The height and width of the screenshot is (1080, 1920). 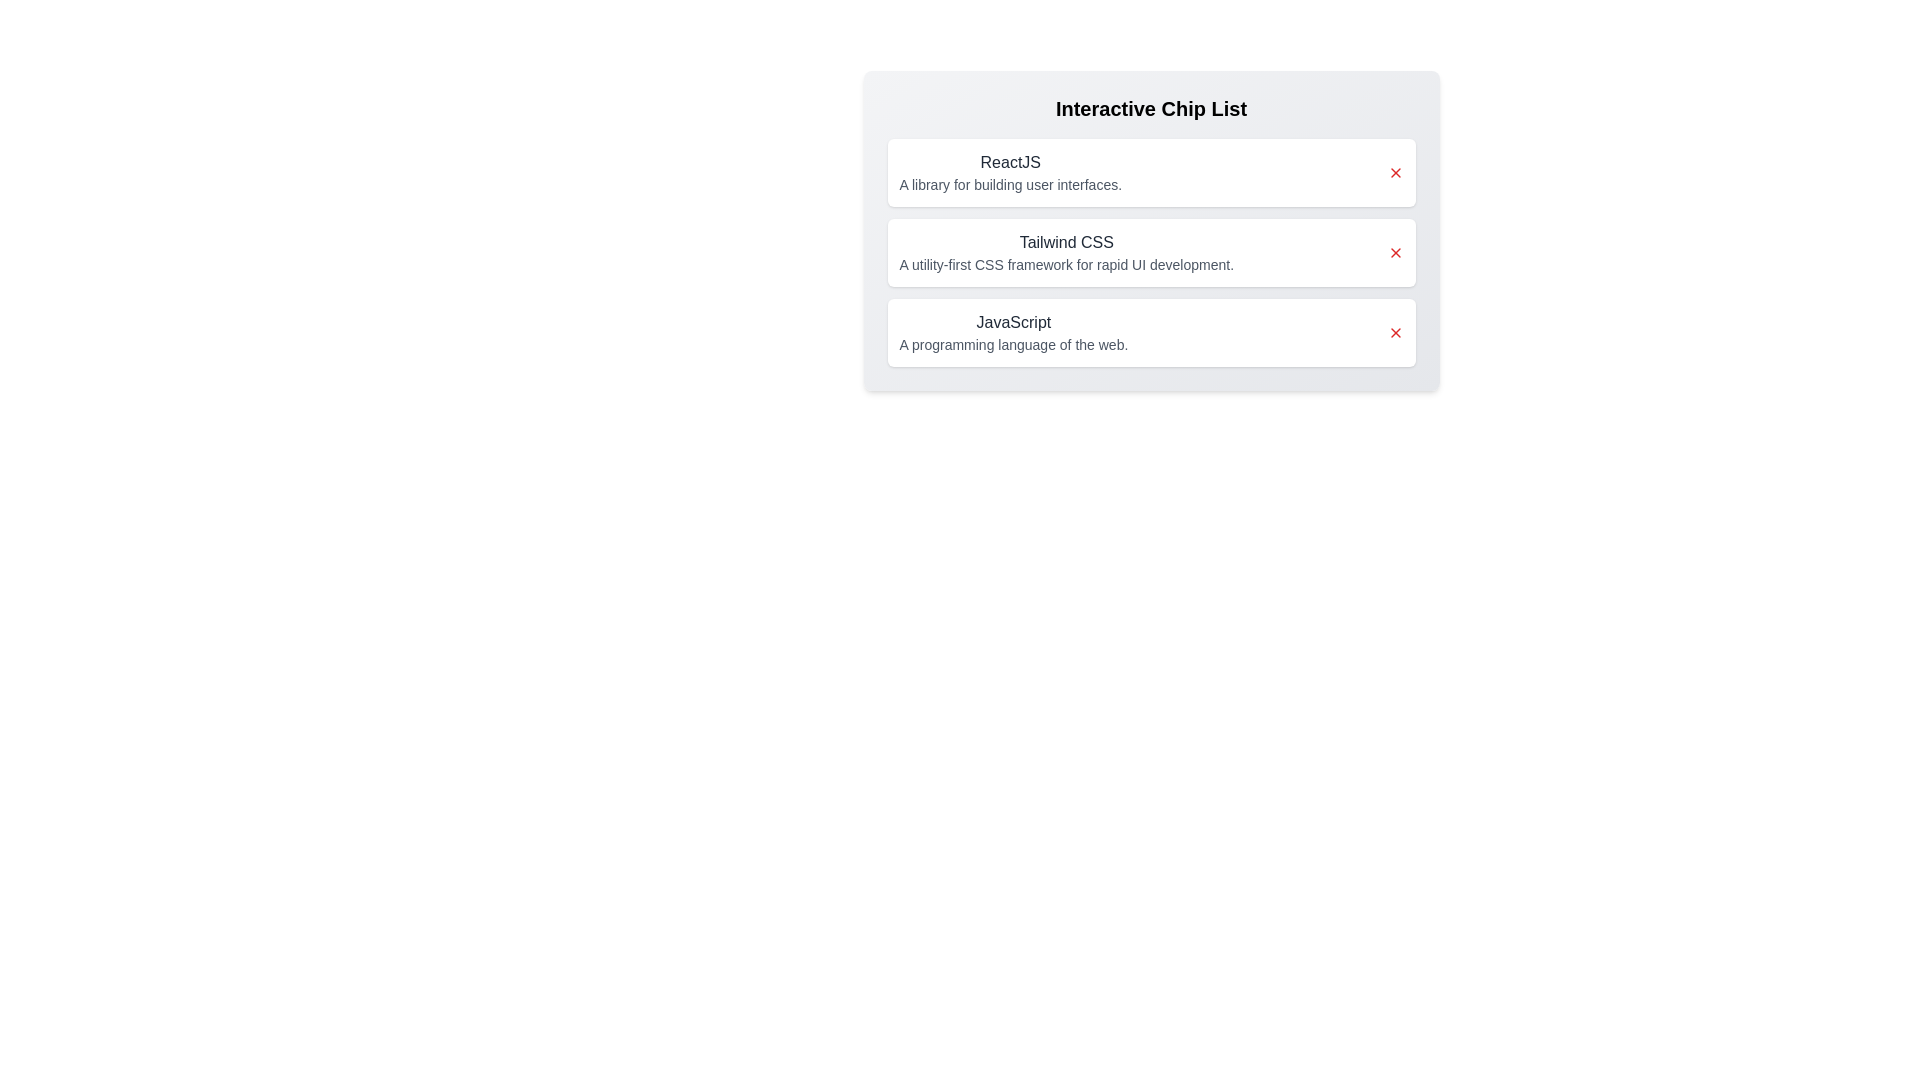 What do you see at coordinates (1394, 331) in the screenshot?
I see `close button corresponding to the chip labeled JavaScript` at bounding box center [1394, 331].